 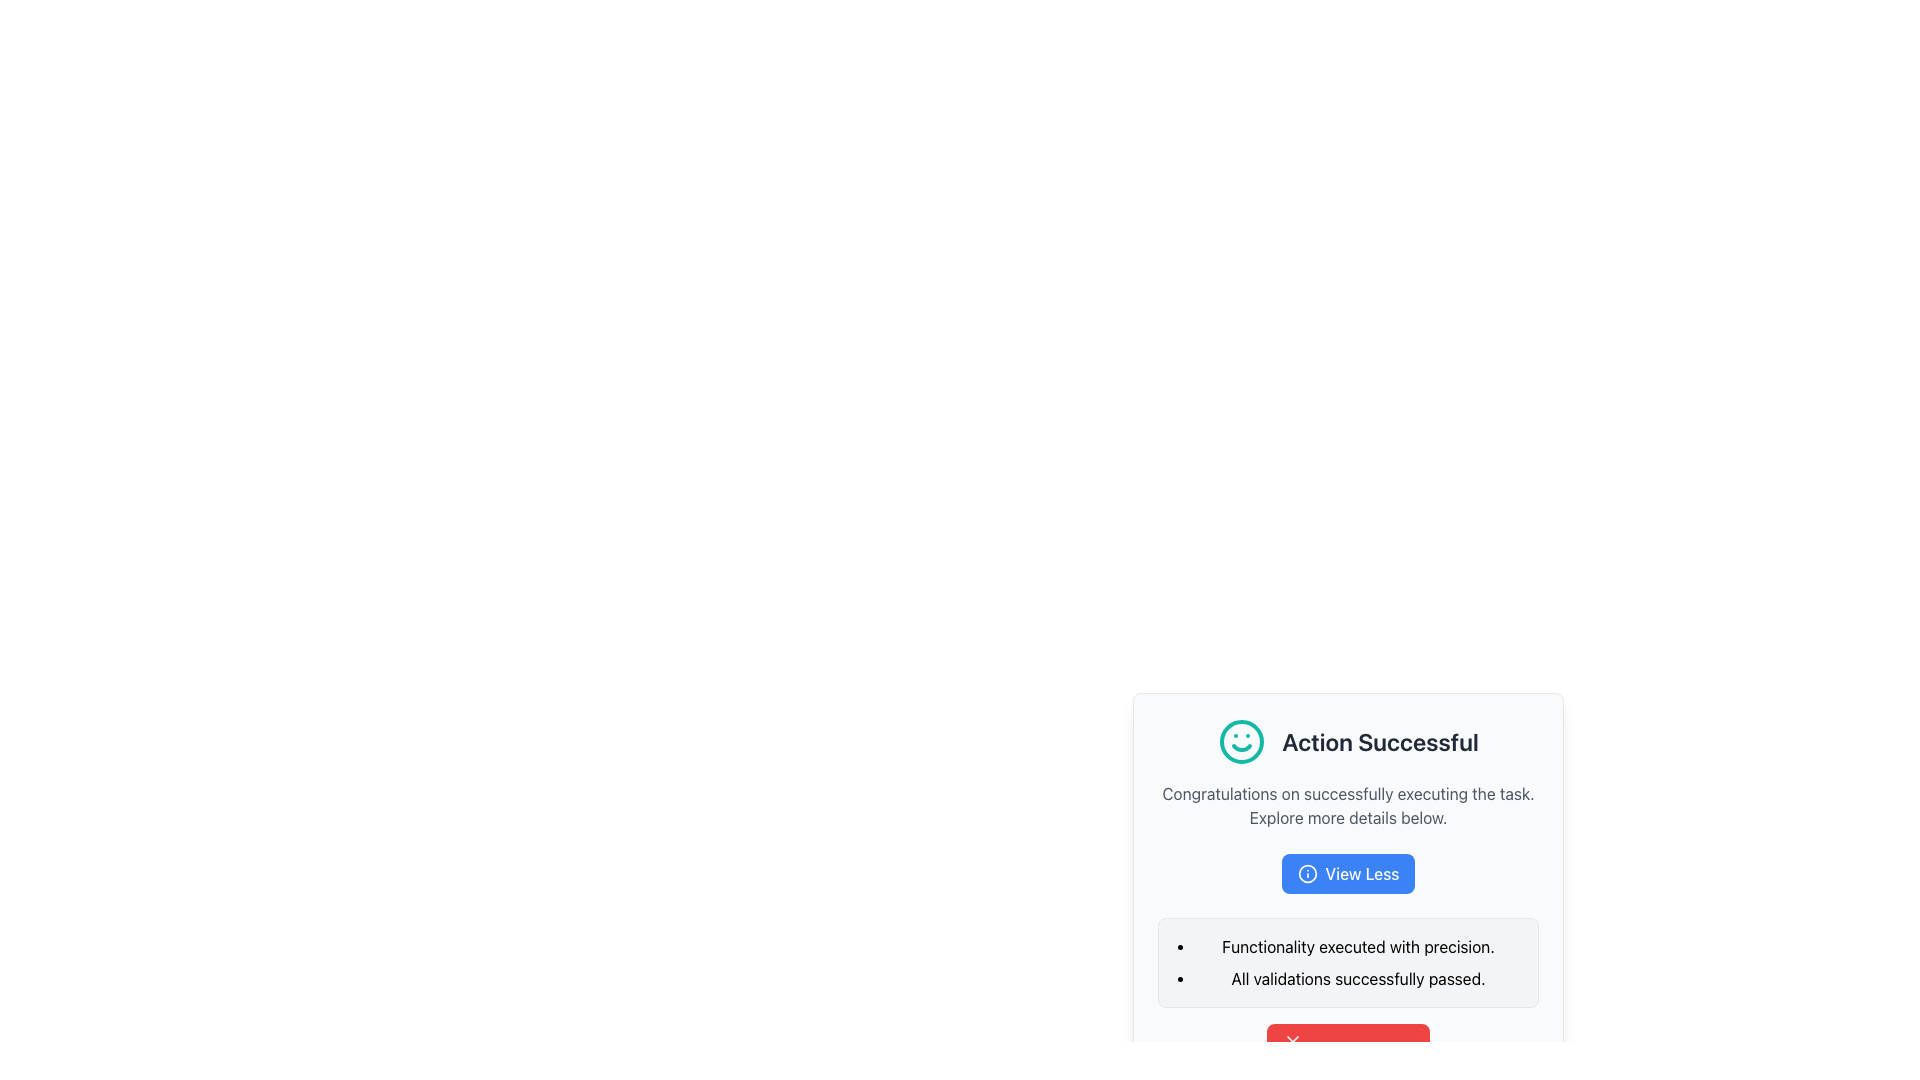 I want to click on the confirmation text element located below the 'Action Successful' title and above the 'View Less' button, so click(x=1348, y=805).